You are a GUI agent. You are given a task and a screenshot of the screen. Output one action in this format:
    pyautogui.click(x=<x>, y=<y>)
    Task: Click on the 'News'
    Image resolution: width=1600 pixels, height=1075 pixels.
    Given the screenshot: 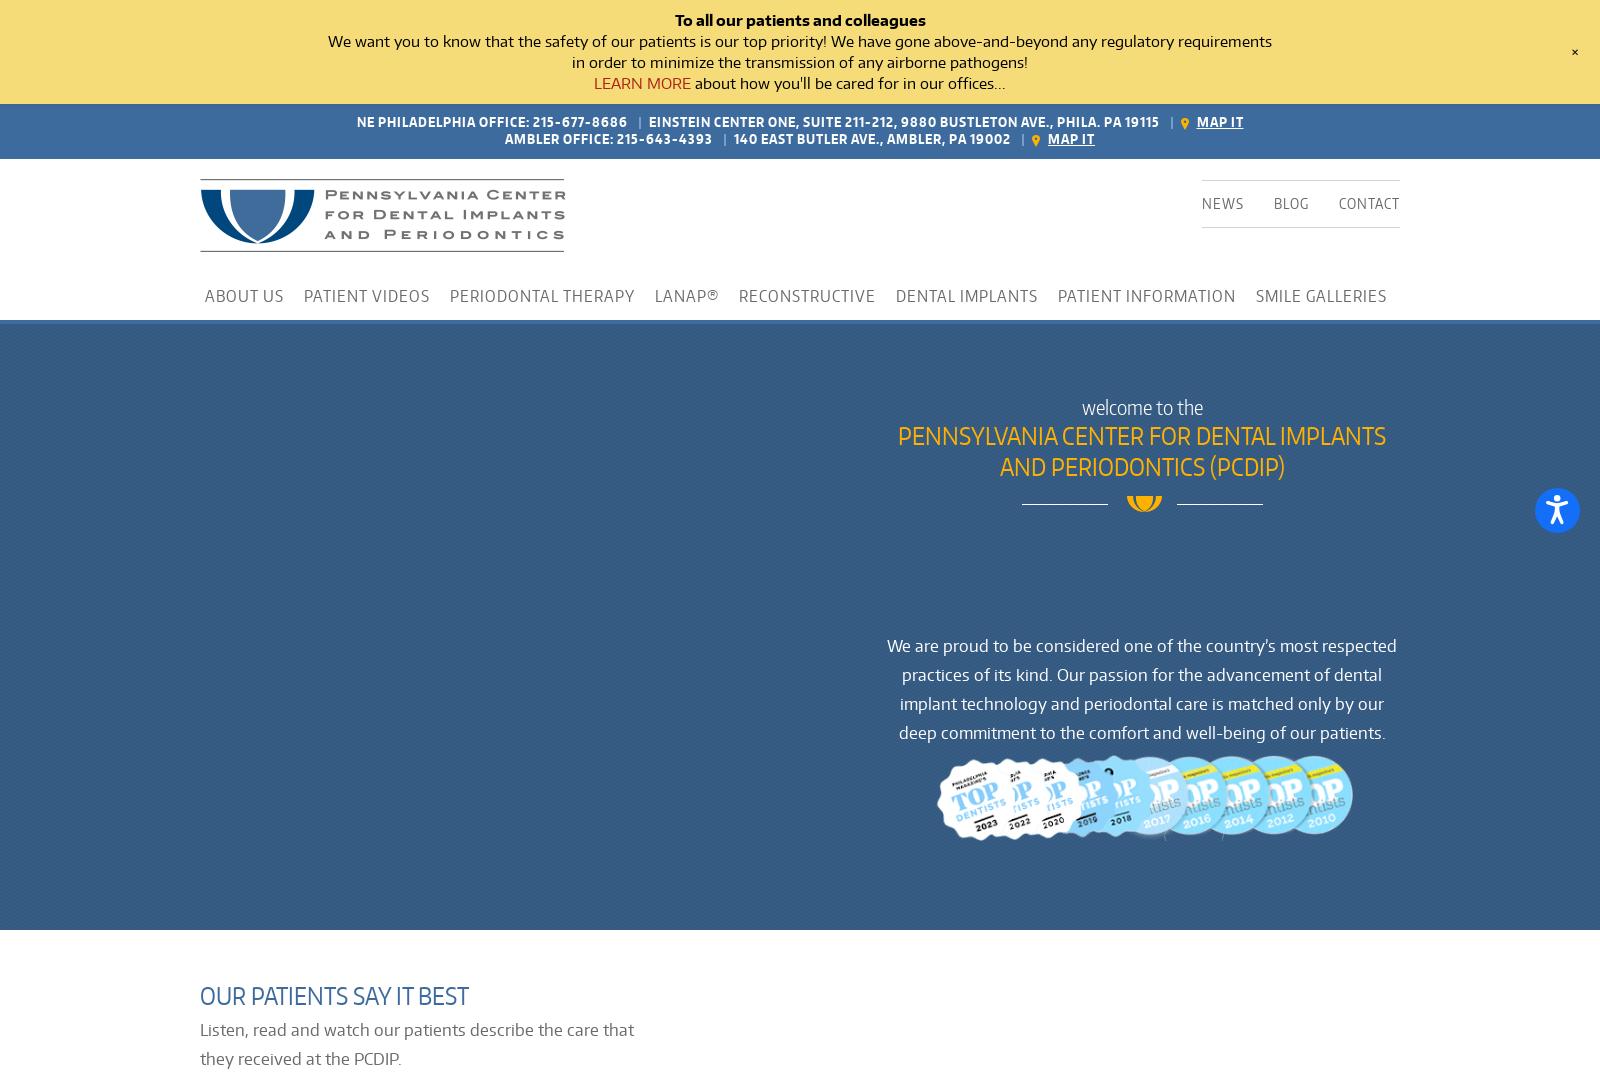 What is the action you would take?
    pyautogui.click(x=1222, y=201)
    